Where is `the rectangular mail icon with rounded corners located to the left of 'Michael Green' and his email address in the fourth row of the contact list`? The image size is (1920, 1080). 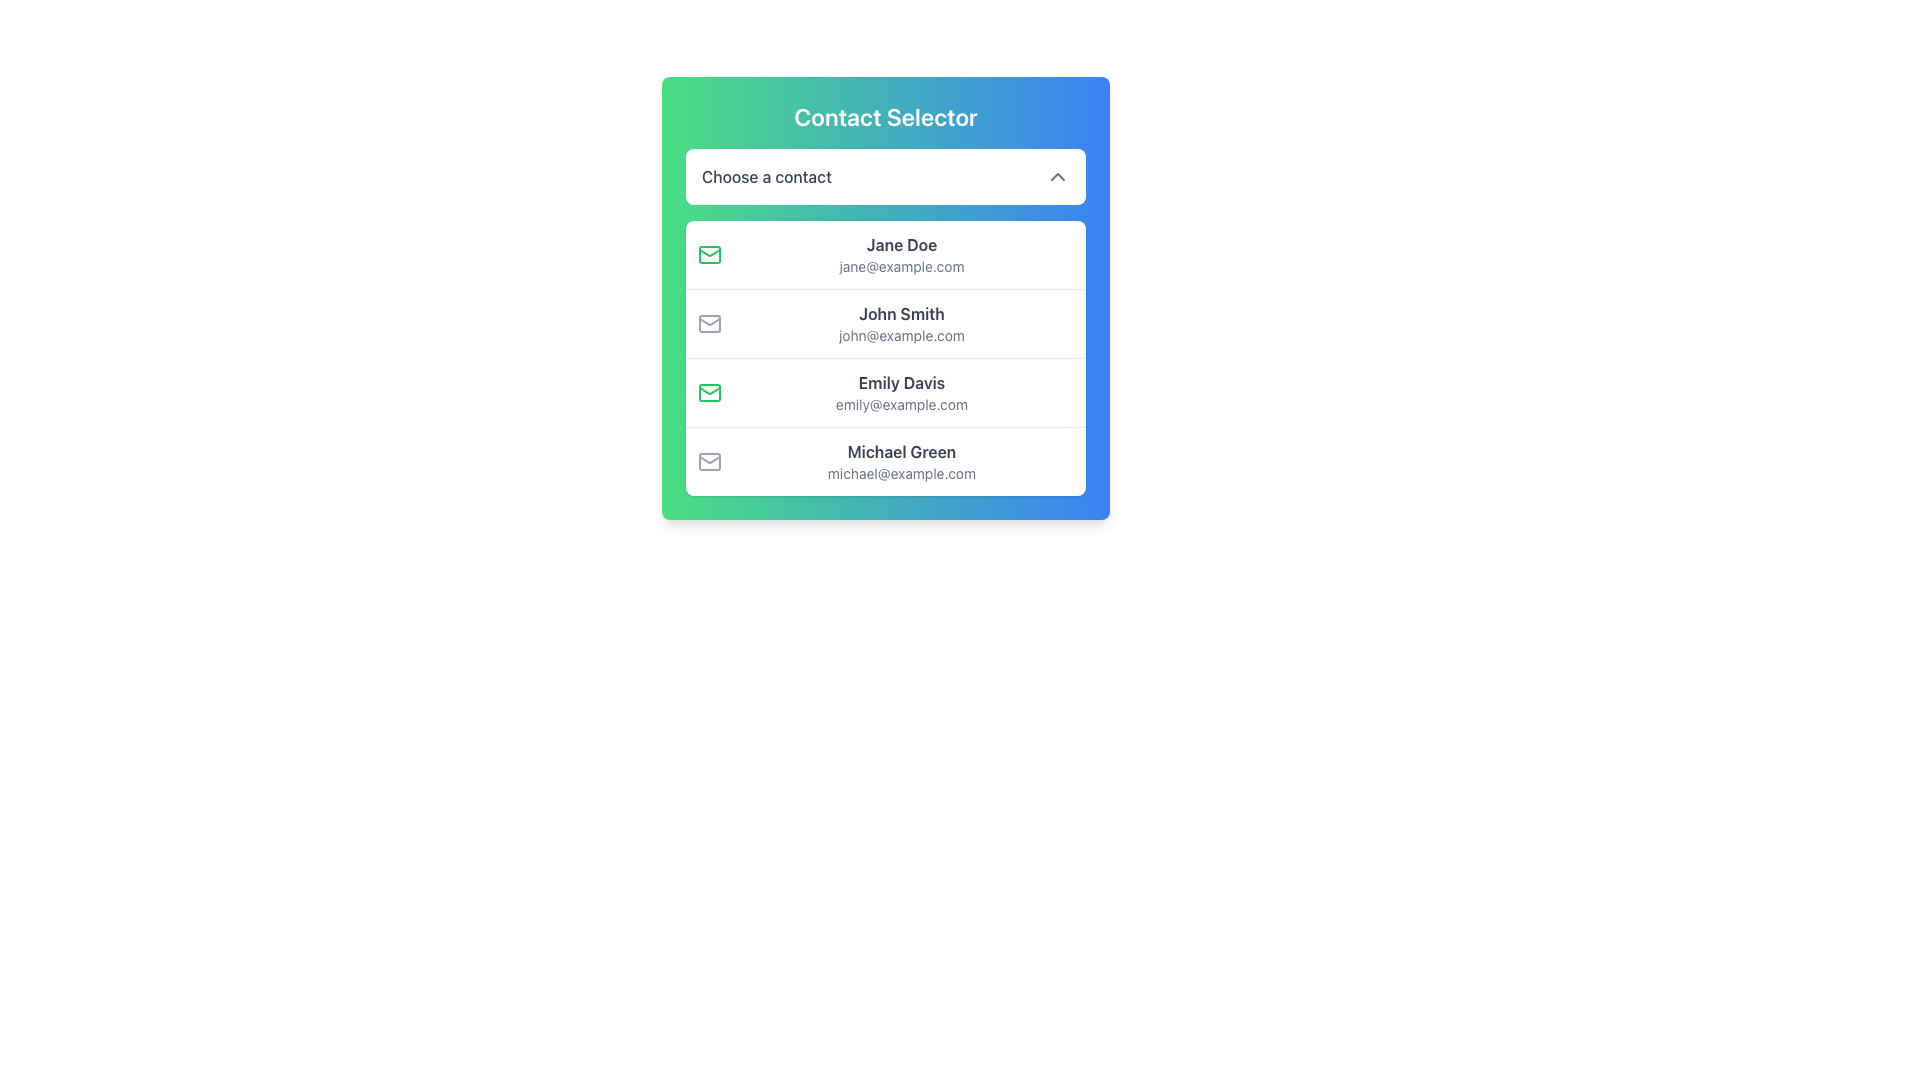
the rectangular mail icon with rounded corners located to the left of 'Michael Green' and his email address in the fourth row of the contact list is located at coordinates (710, 462).